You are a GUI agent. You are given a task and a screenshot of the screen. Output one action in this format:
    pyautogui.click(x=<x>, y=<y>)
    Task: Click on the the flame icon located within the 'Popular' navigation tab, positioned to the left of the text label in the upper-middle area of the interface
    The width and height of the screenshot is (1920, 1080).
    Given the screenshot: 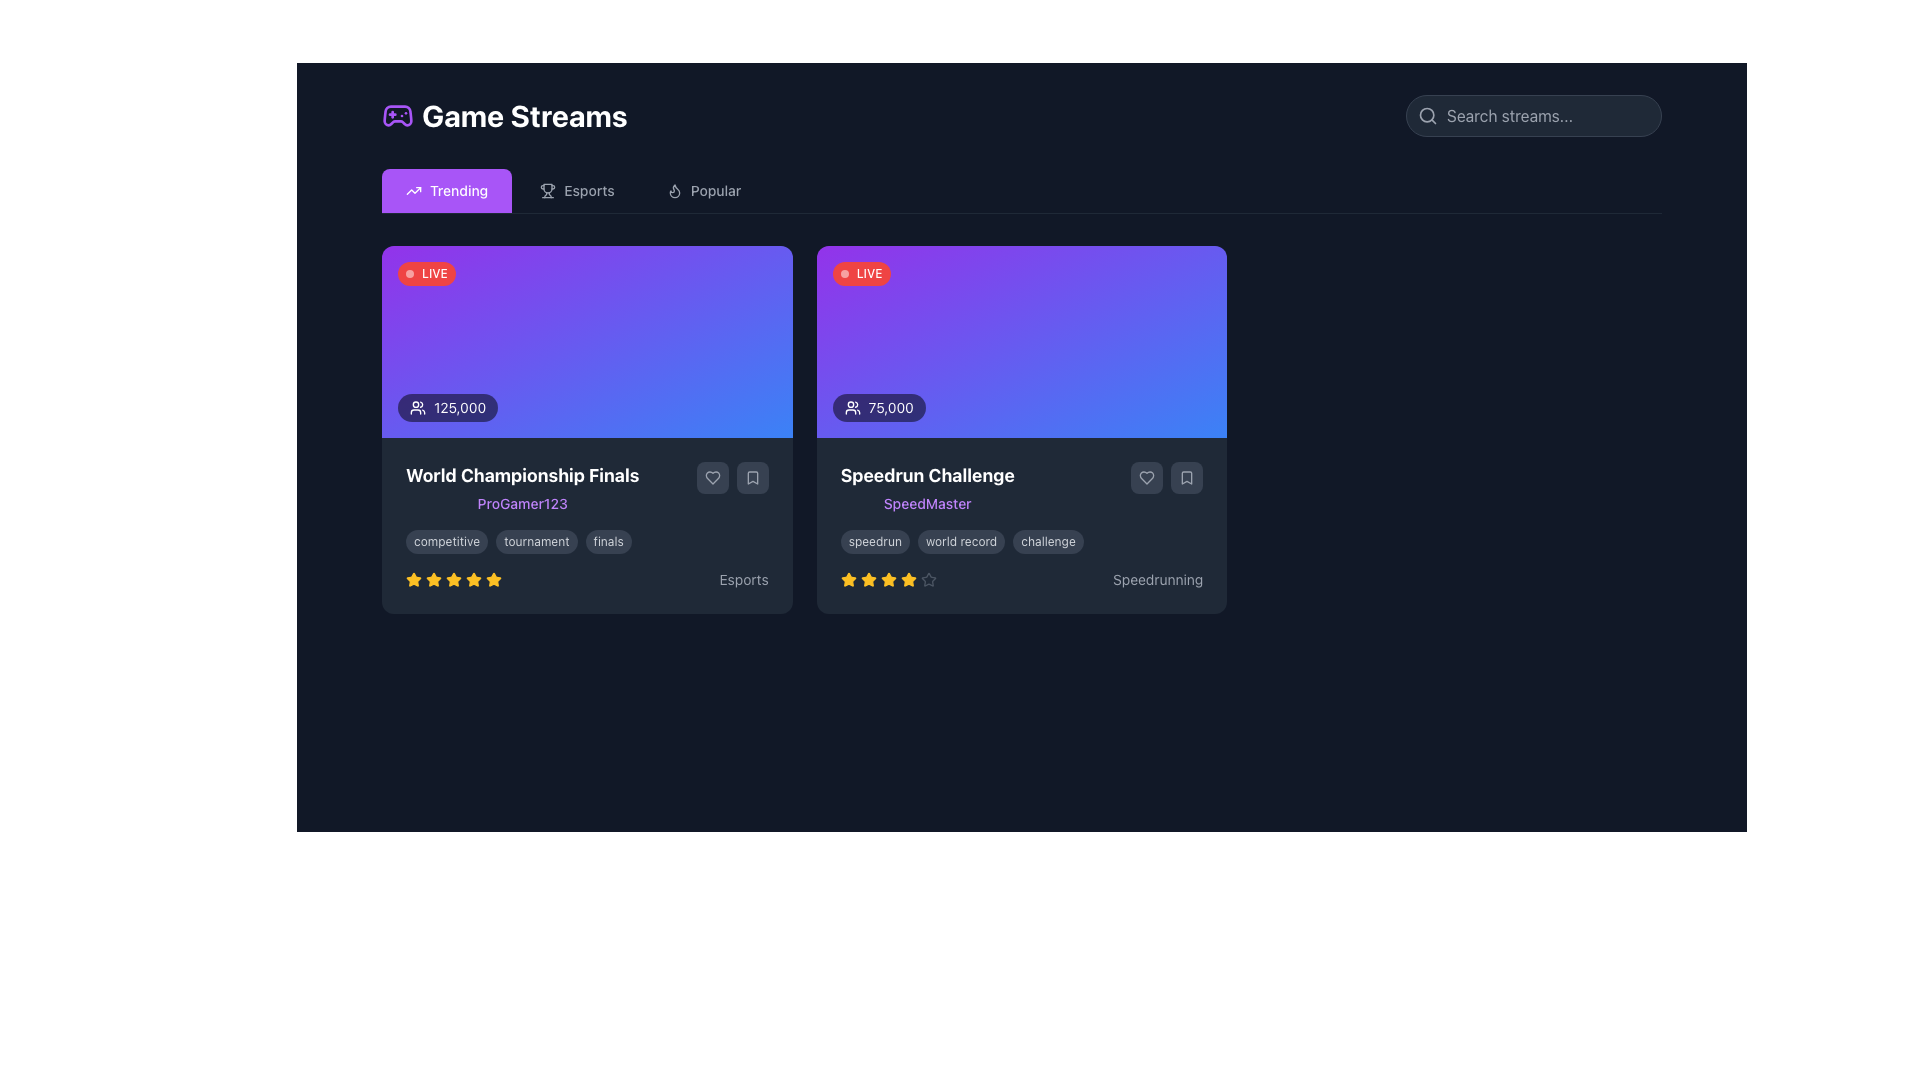 What is the action you would take?
    pyautogui.click(x=674, y=191)
    